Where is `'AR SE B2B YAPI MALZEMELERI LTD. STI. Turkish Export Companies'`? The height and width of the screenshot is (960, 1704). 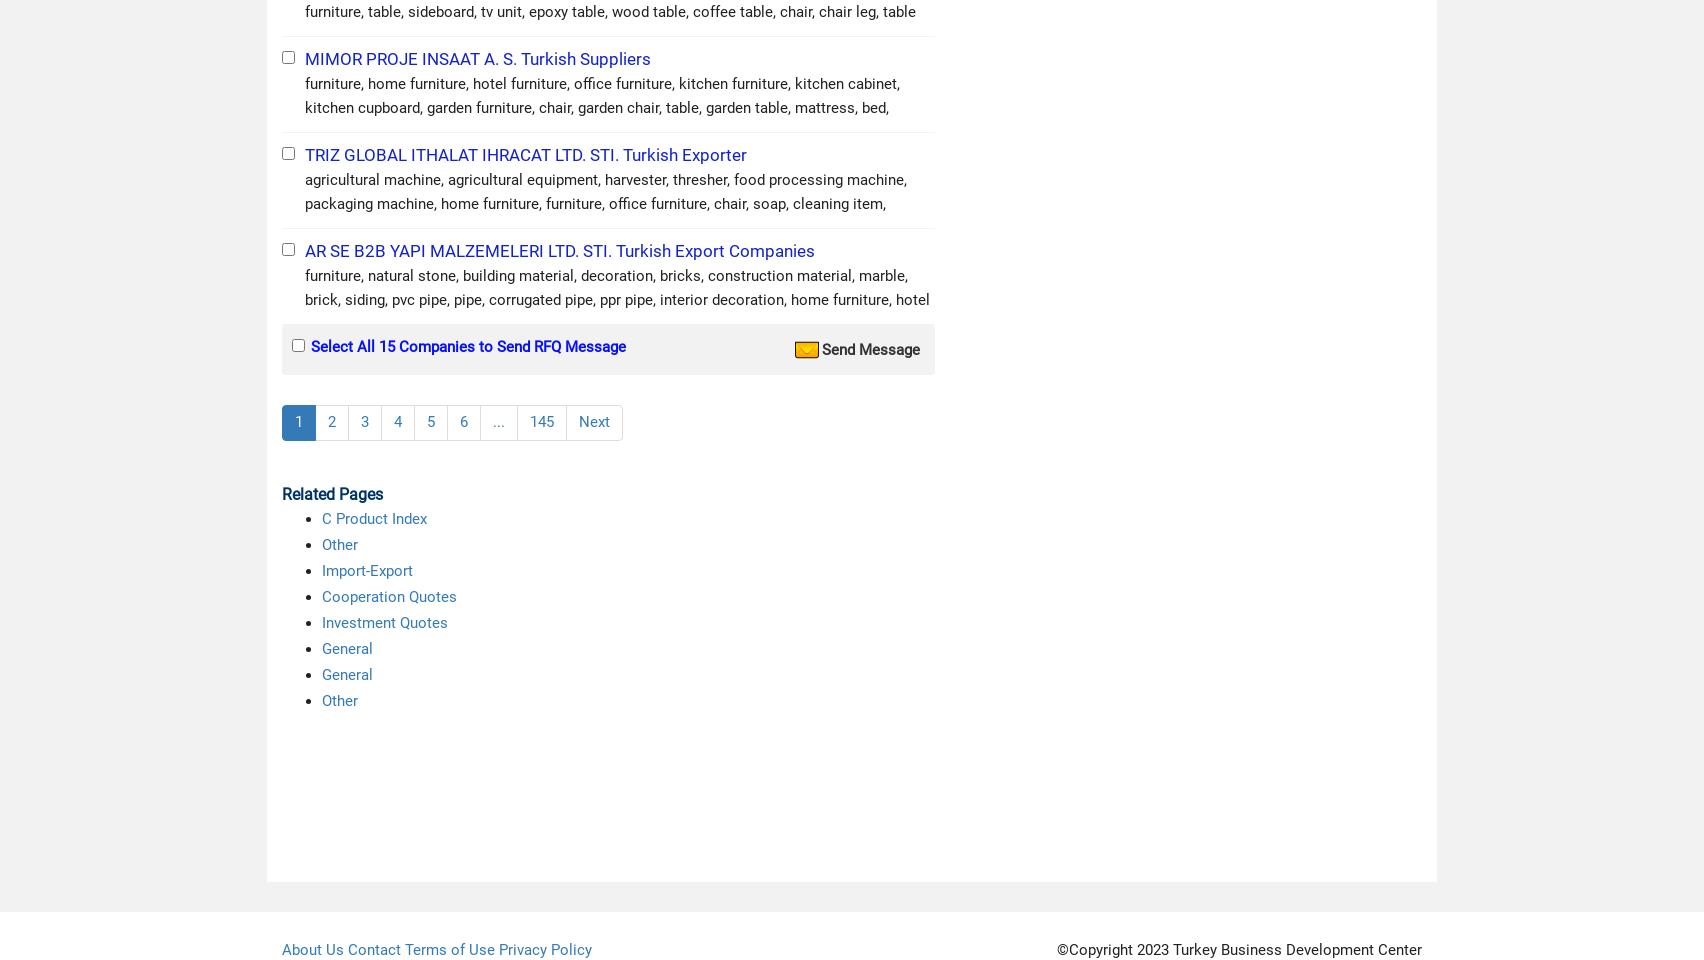
'AR SE B2B YAPI MALZEMELERI LTD. STI. Turkish Export Companies' is located at coordinates (559, 250).